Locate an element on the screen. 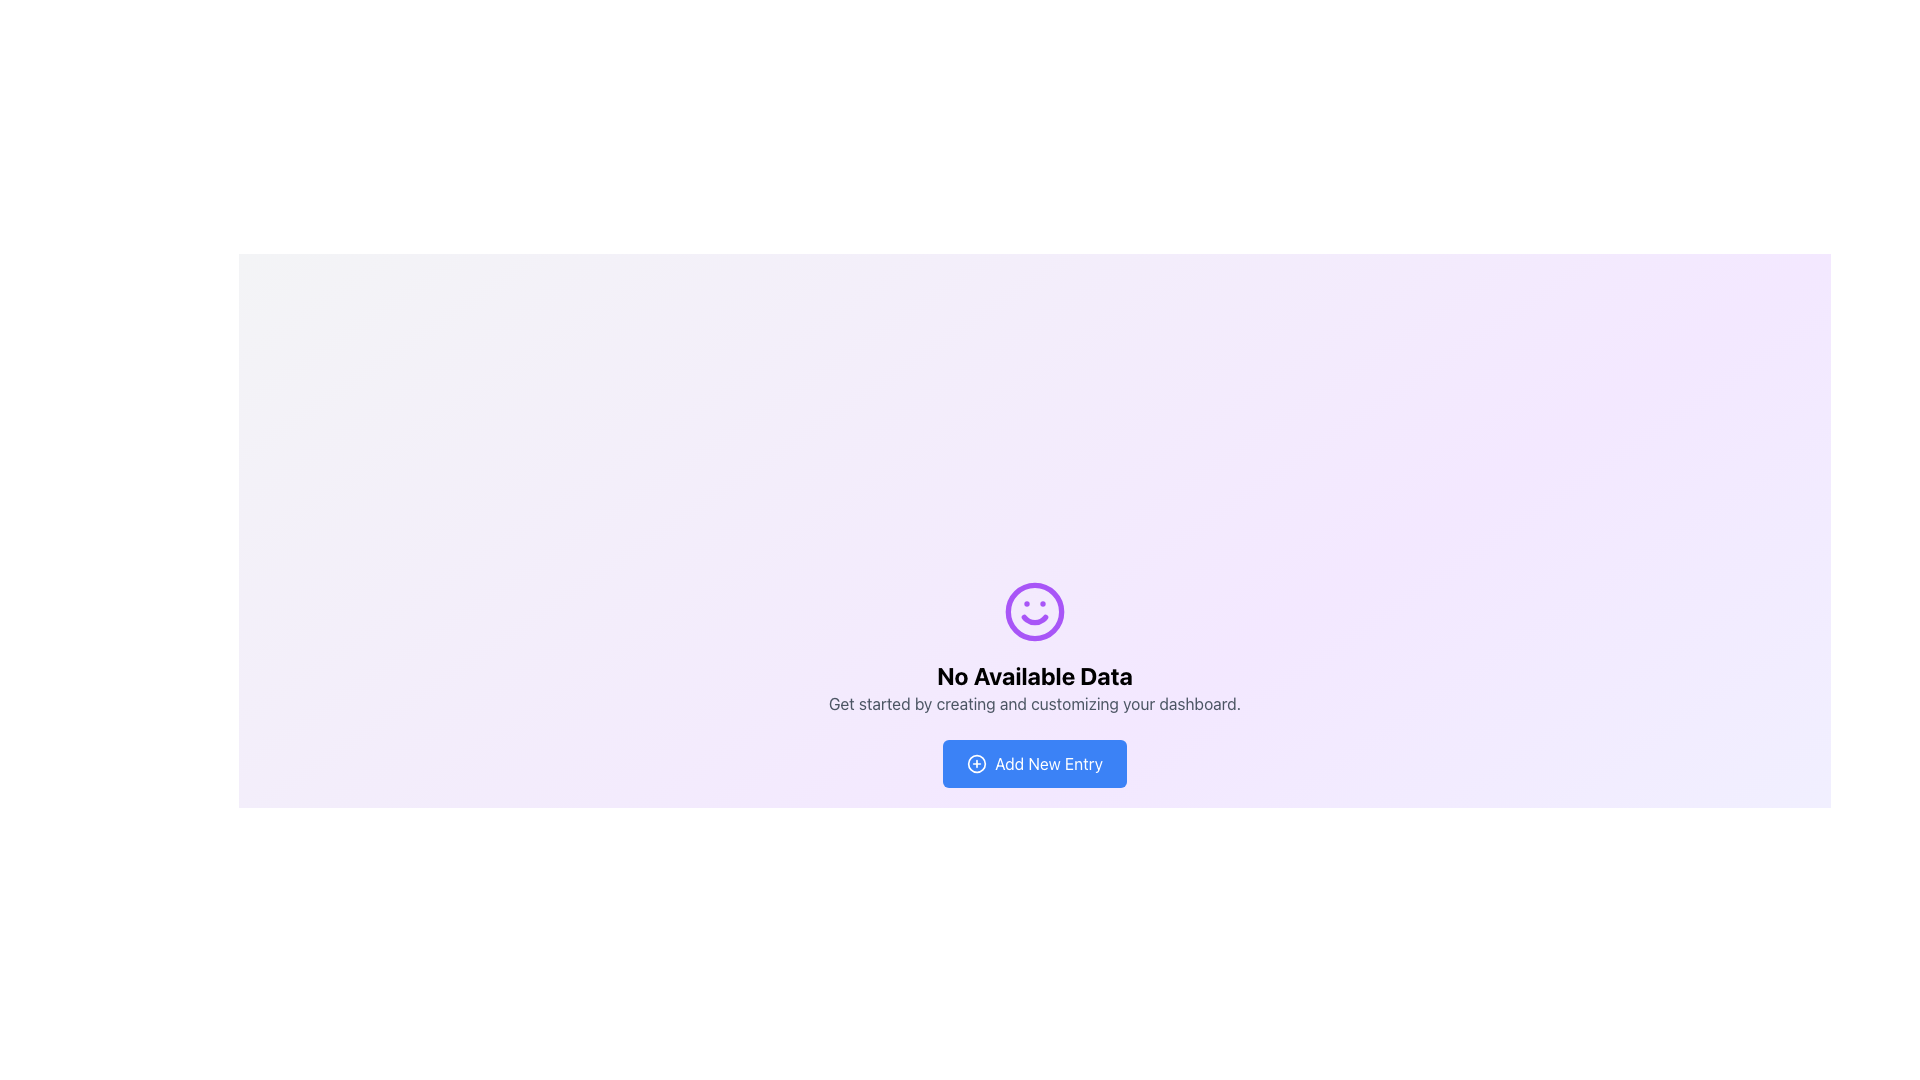 The width and height of the screenshot is (1920, 1080). the blue button labeled 'Add New Entry' with a white plus symbol is located at coordinates (1035, 763).